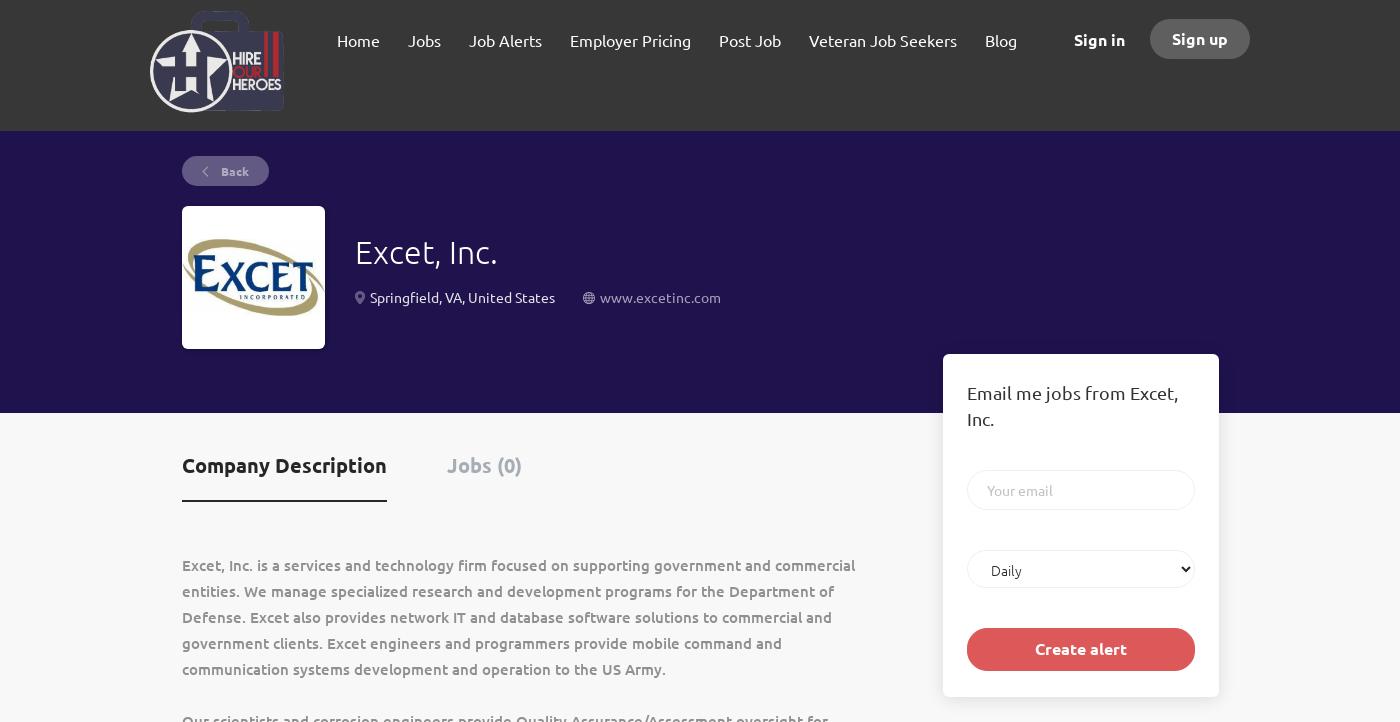  Describe the element at coordinates (217, 170) in the screenshot. I see `'Back'` at that location.